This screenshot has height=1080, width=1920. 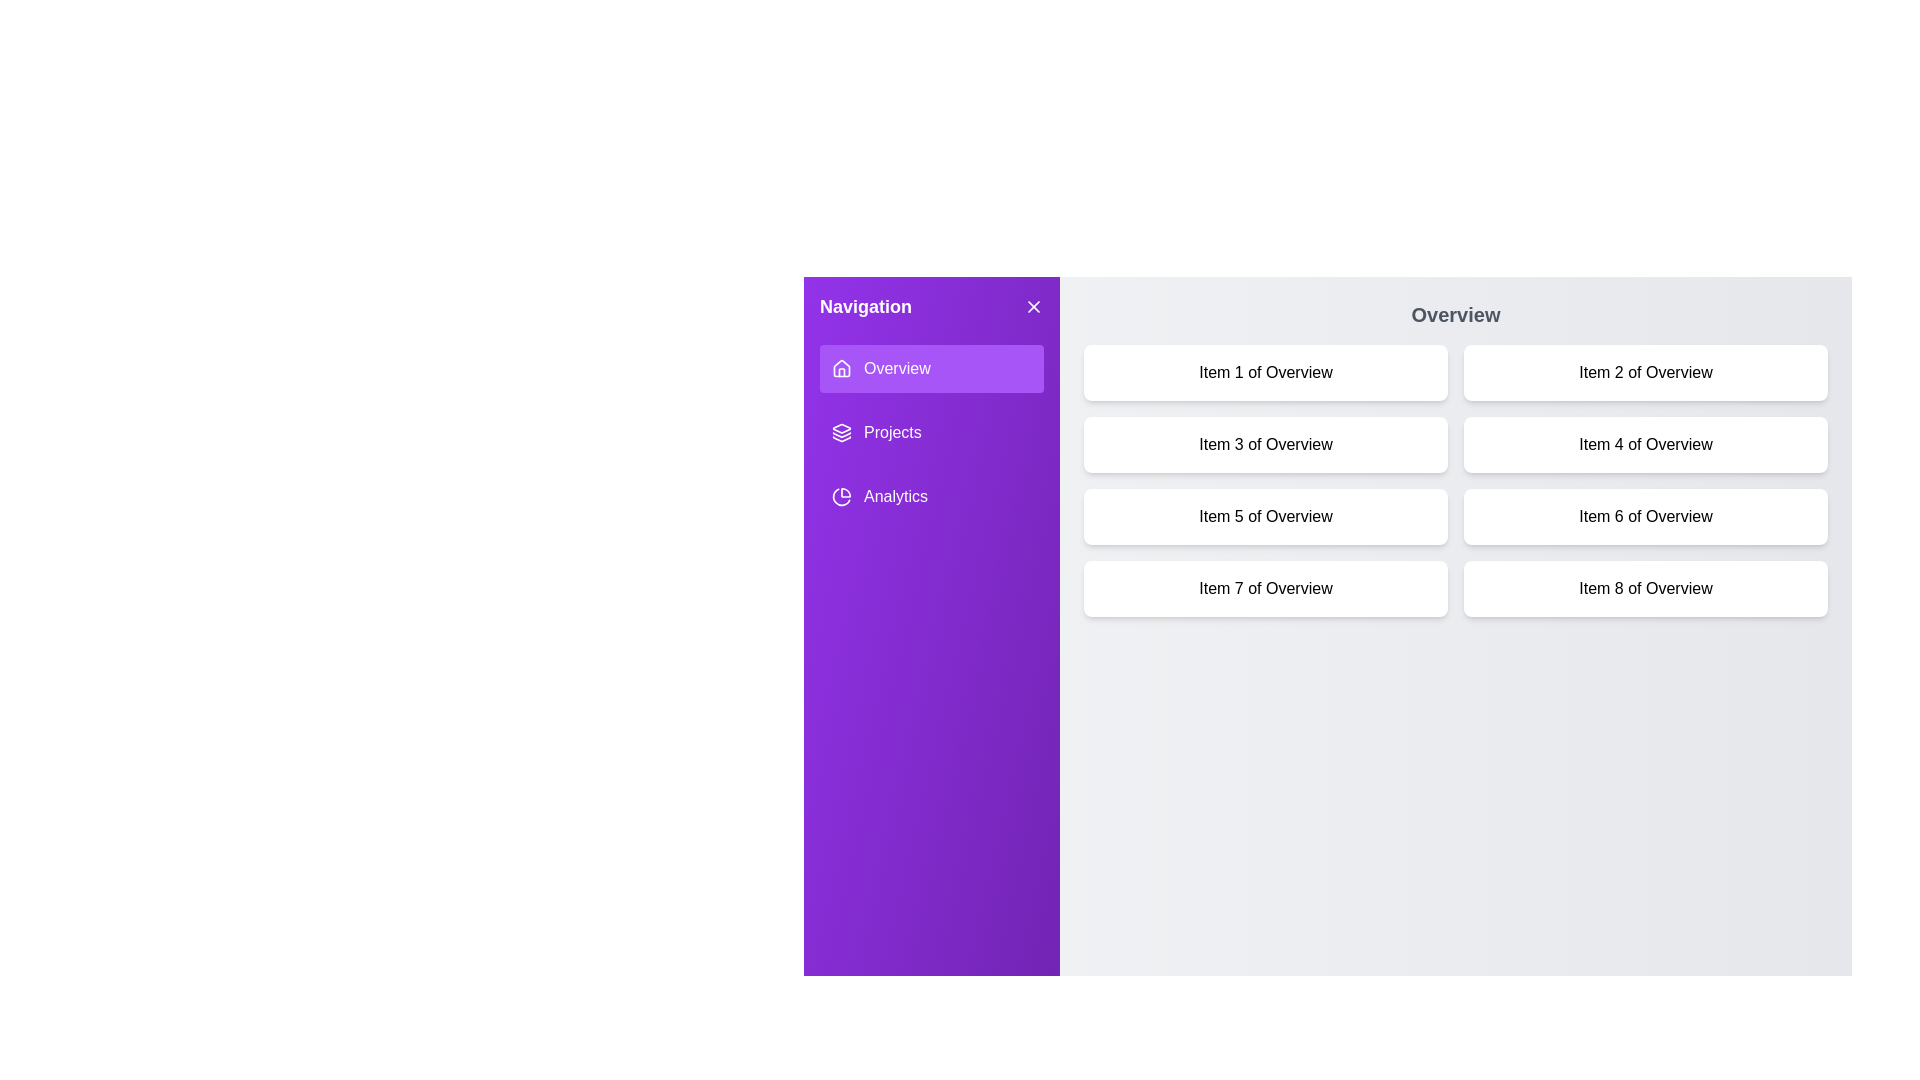 What do you see at coordinates (930, 431) in the screenshot?
I see `the navigation tab Projects` at bounding box center [930, 431].